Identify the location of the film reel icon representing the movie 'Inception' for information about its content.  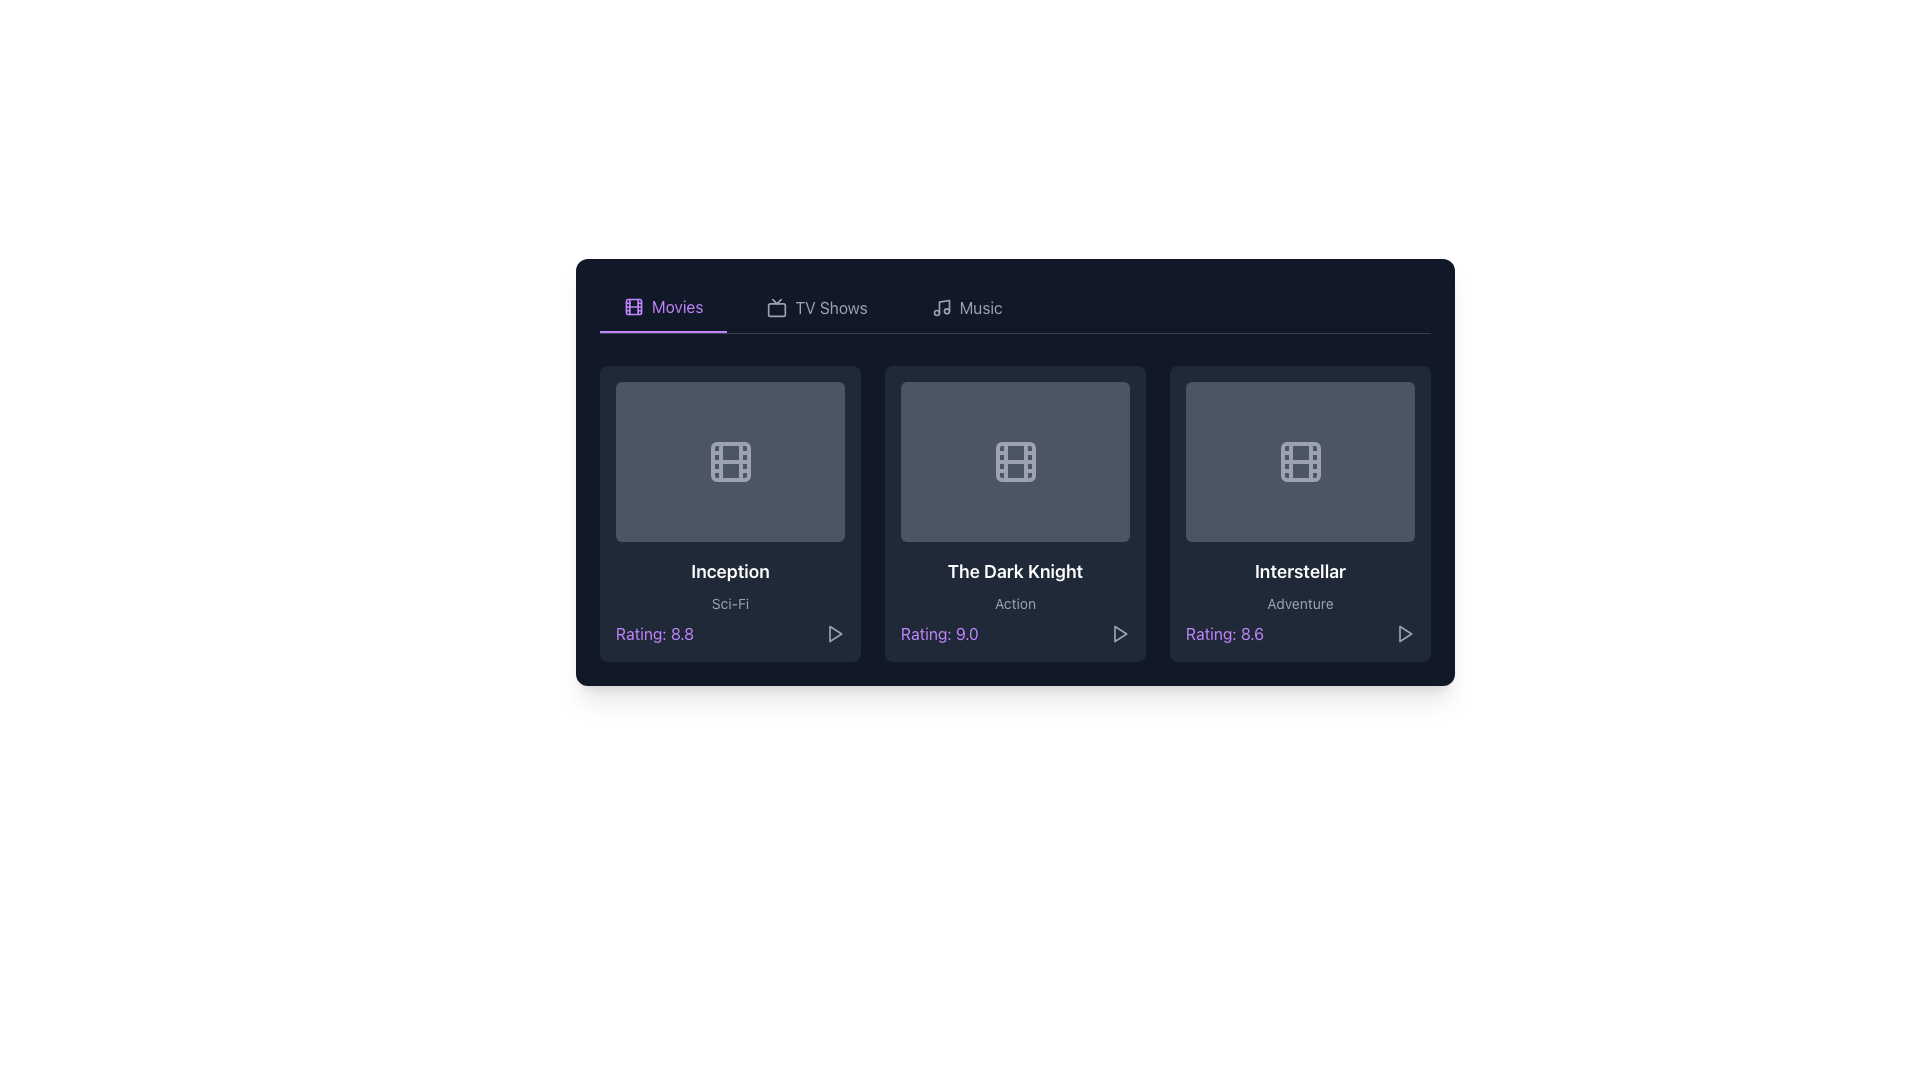
(729, 462).